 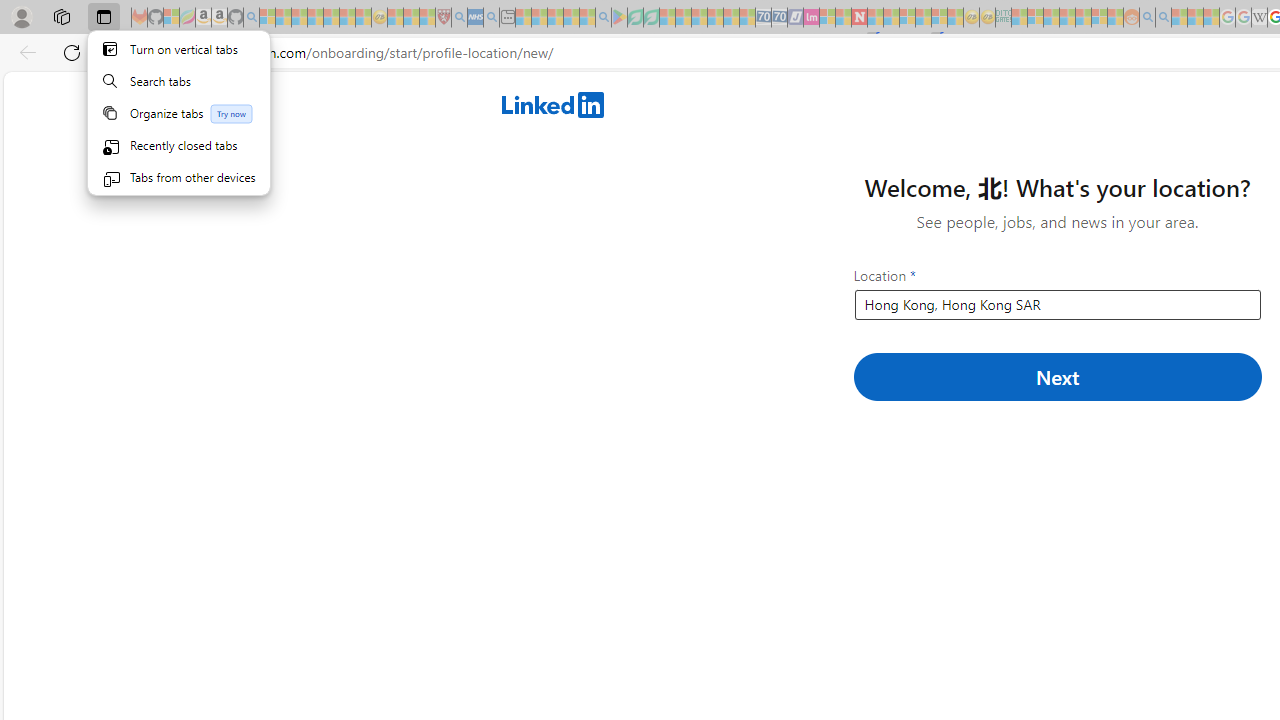 I want to click on 'Expert Portfolios - Sleeping', so click(x=1066, y=17).